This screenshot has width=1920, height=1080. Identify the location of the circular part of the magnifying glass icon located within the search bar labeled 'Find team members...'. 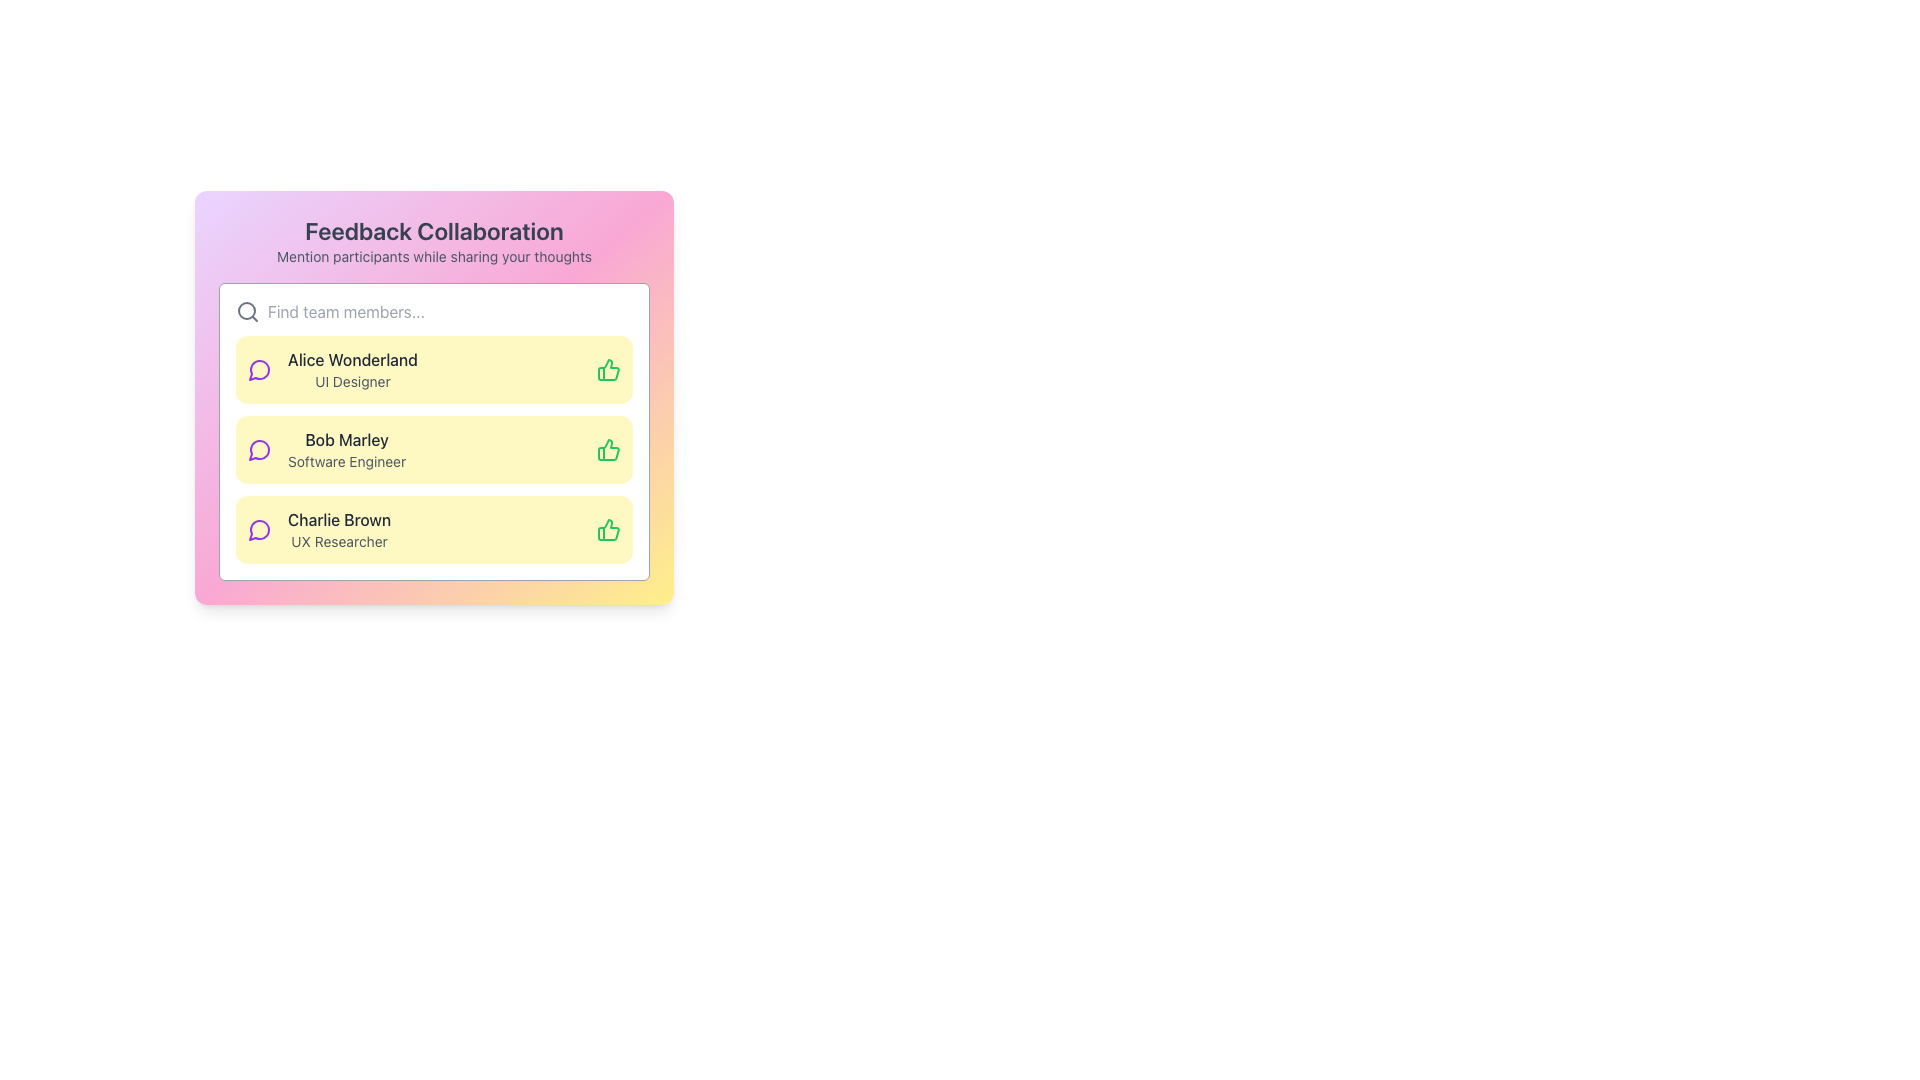
(245, 311).